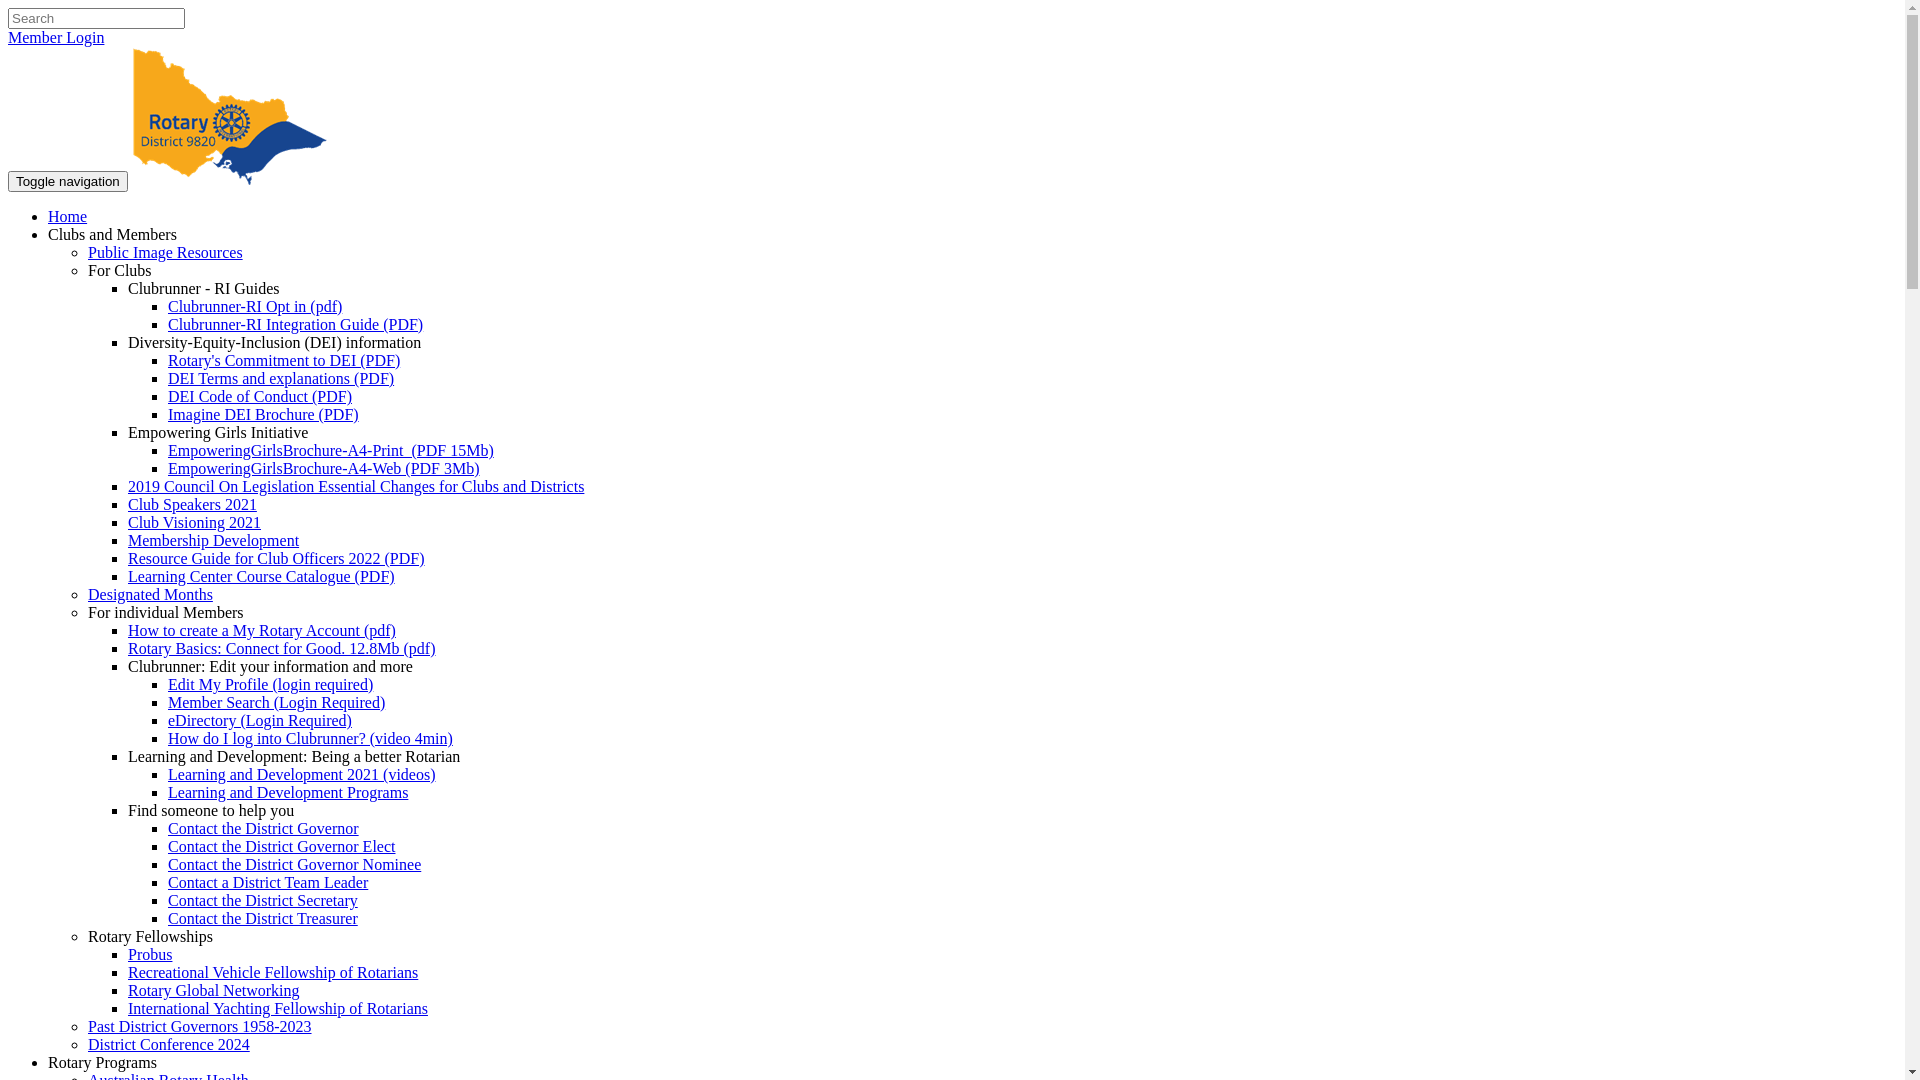  Describe the element at coordinates (168, 828) in the screenshot. I see `'Contact the District Governor'` at that location.